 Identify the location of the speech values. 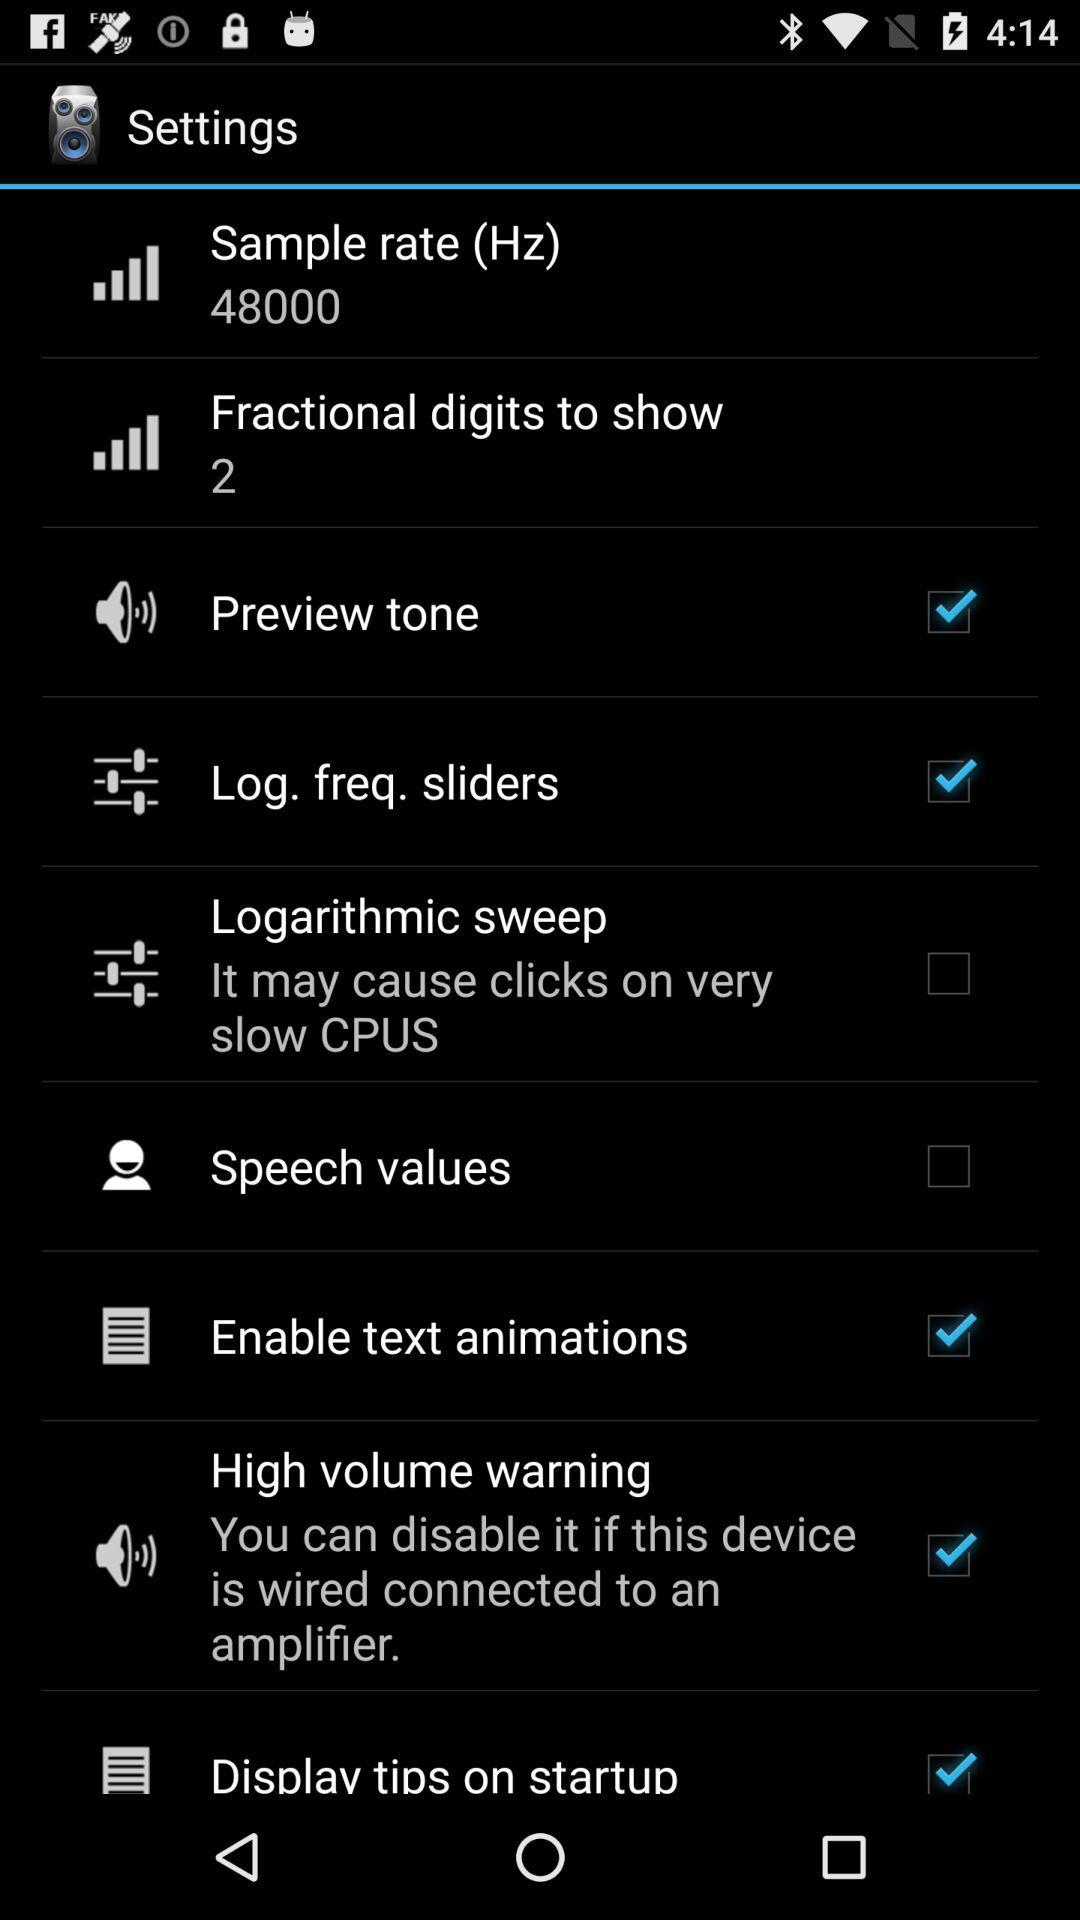
(360, 1165).